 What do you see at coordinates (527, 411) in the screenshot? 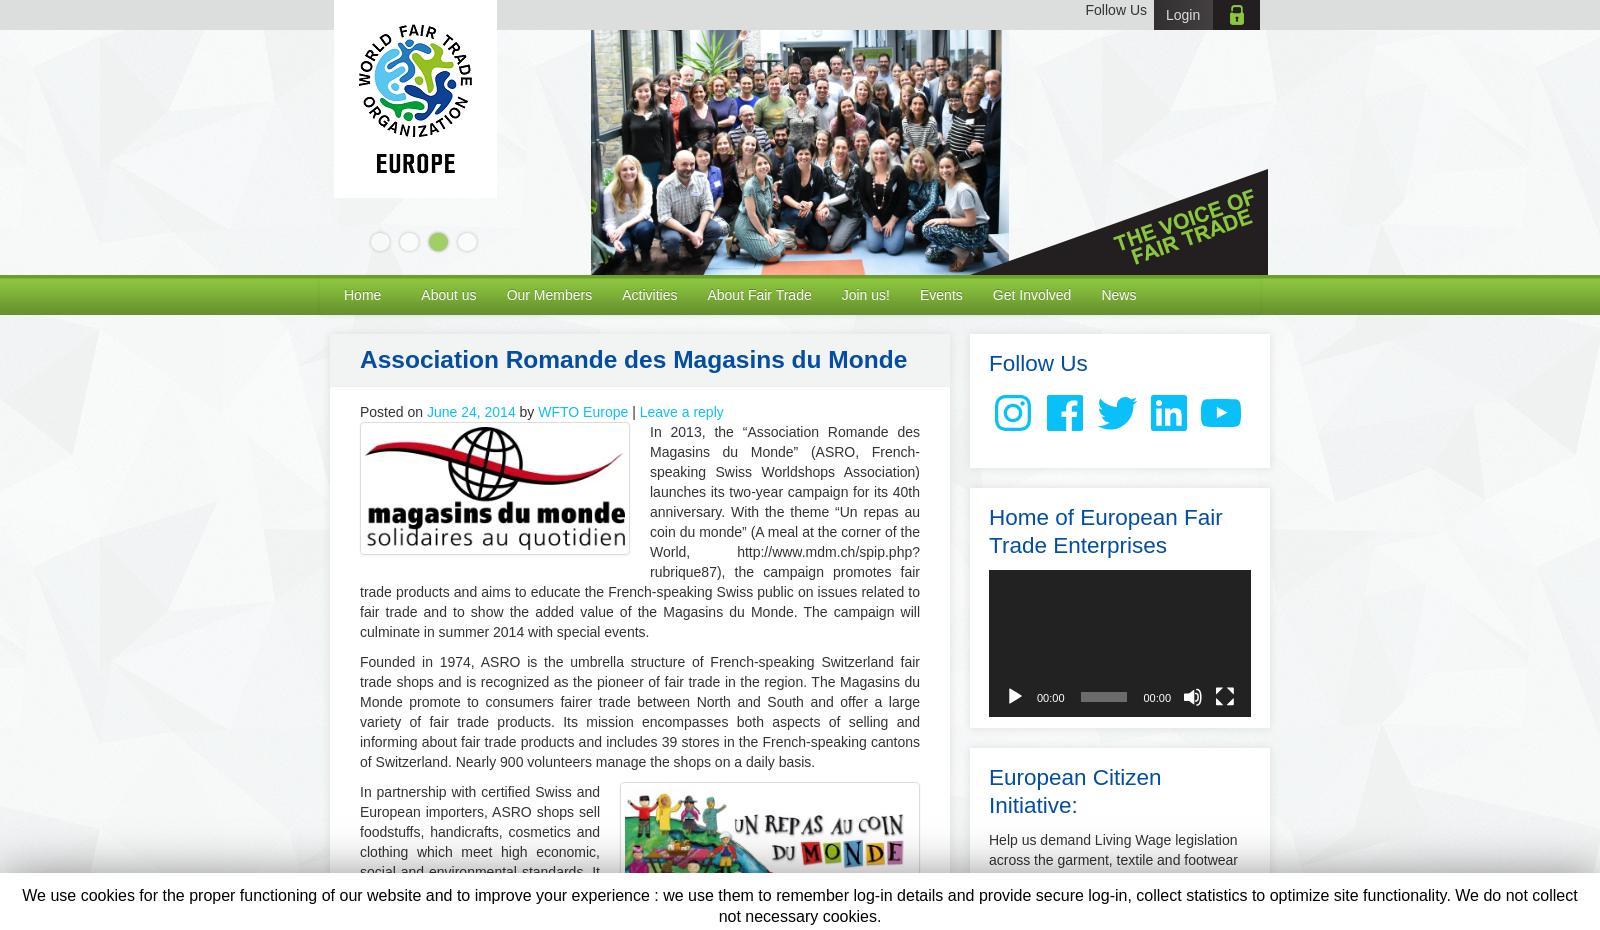
I see `'by'` at bounding box center [527, 411].